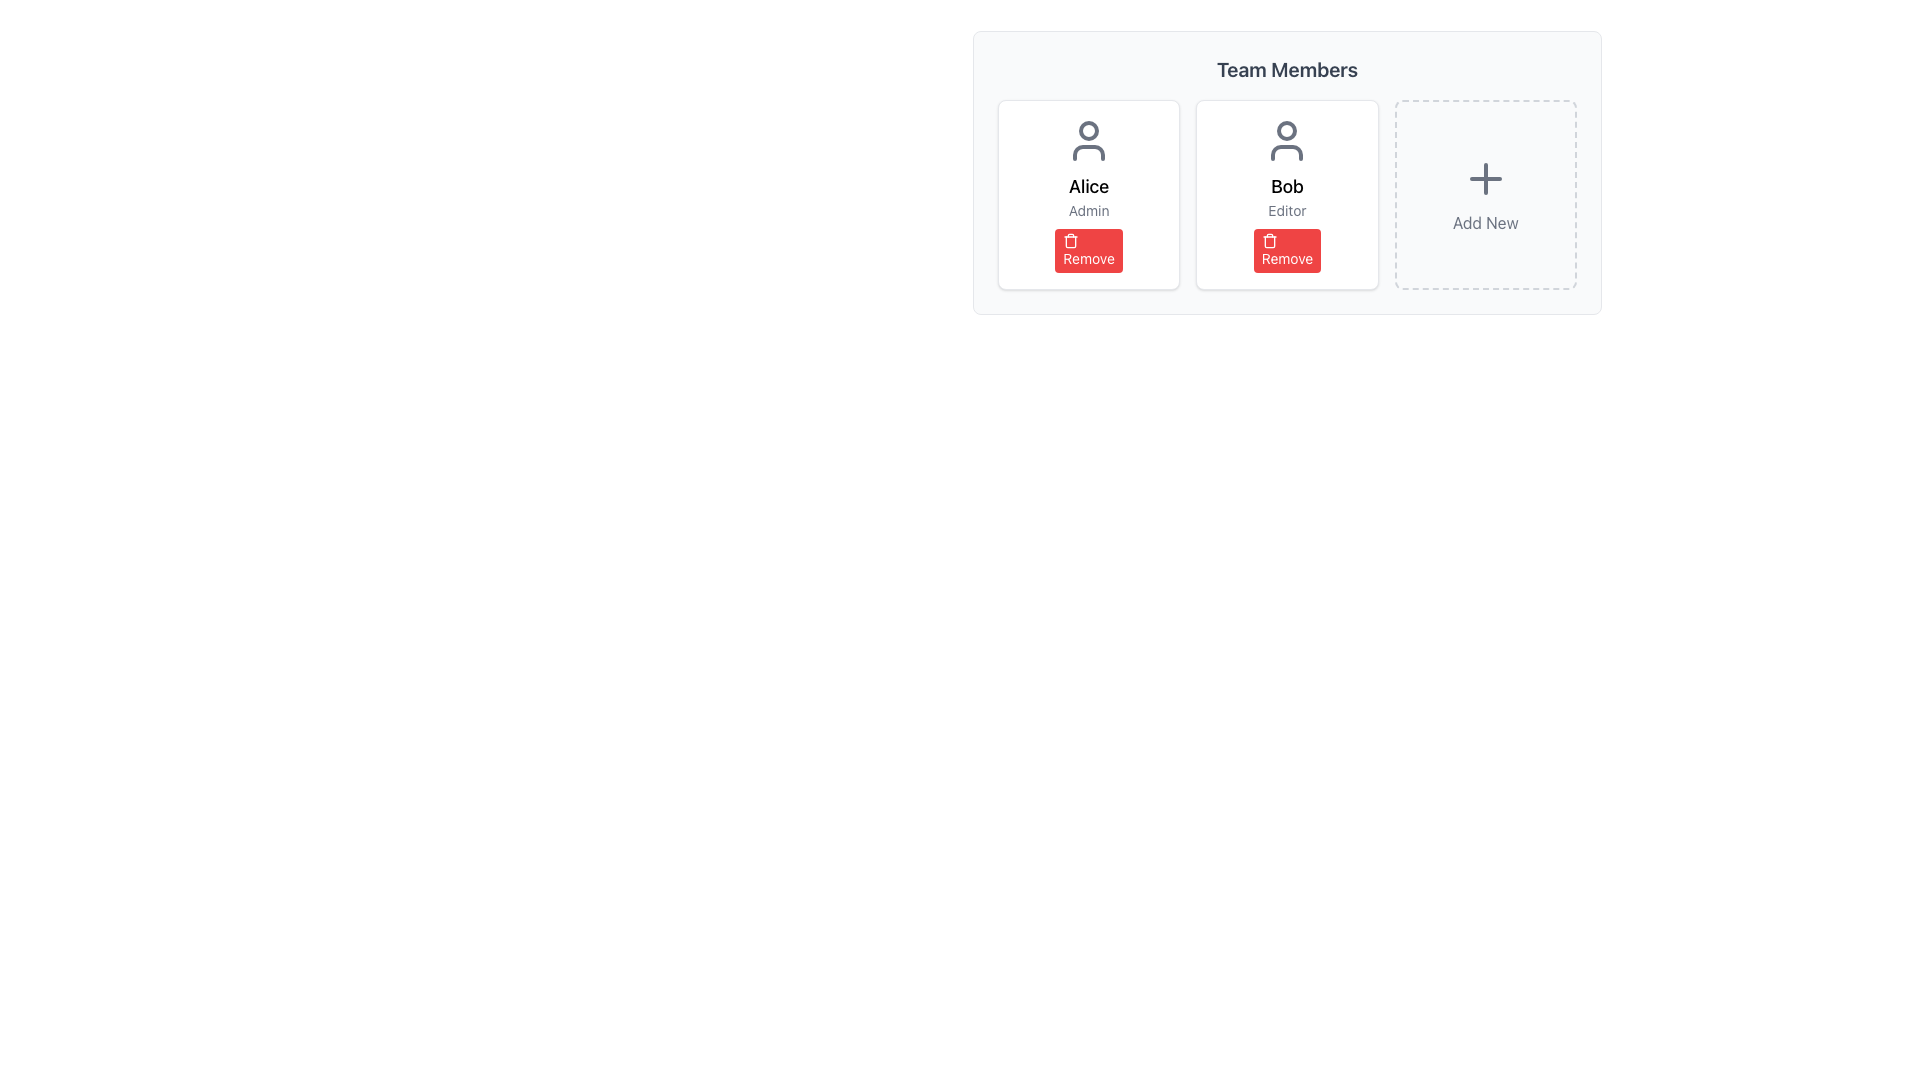 This screenshot has width=1920, height=1080. What do you see at coordinates (1287, 249) in the screenshot?
I see `the red 'Remove' button with a trash bin icon located at the bottom of the information card for 'Bob'` at bounding box center [1287, 249].